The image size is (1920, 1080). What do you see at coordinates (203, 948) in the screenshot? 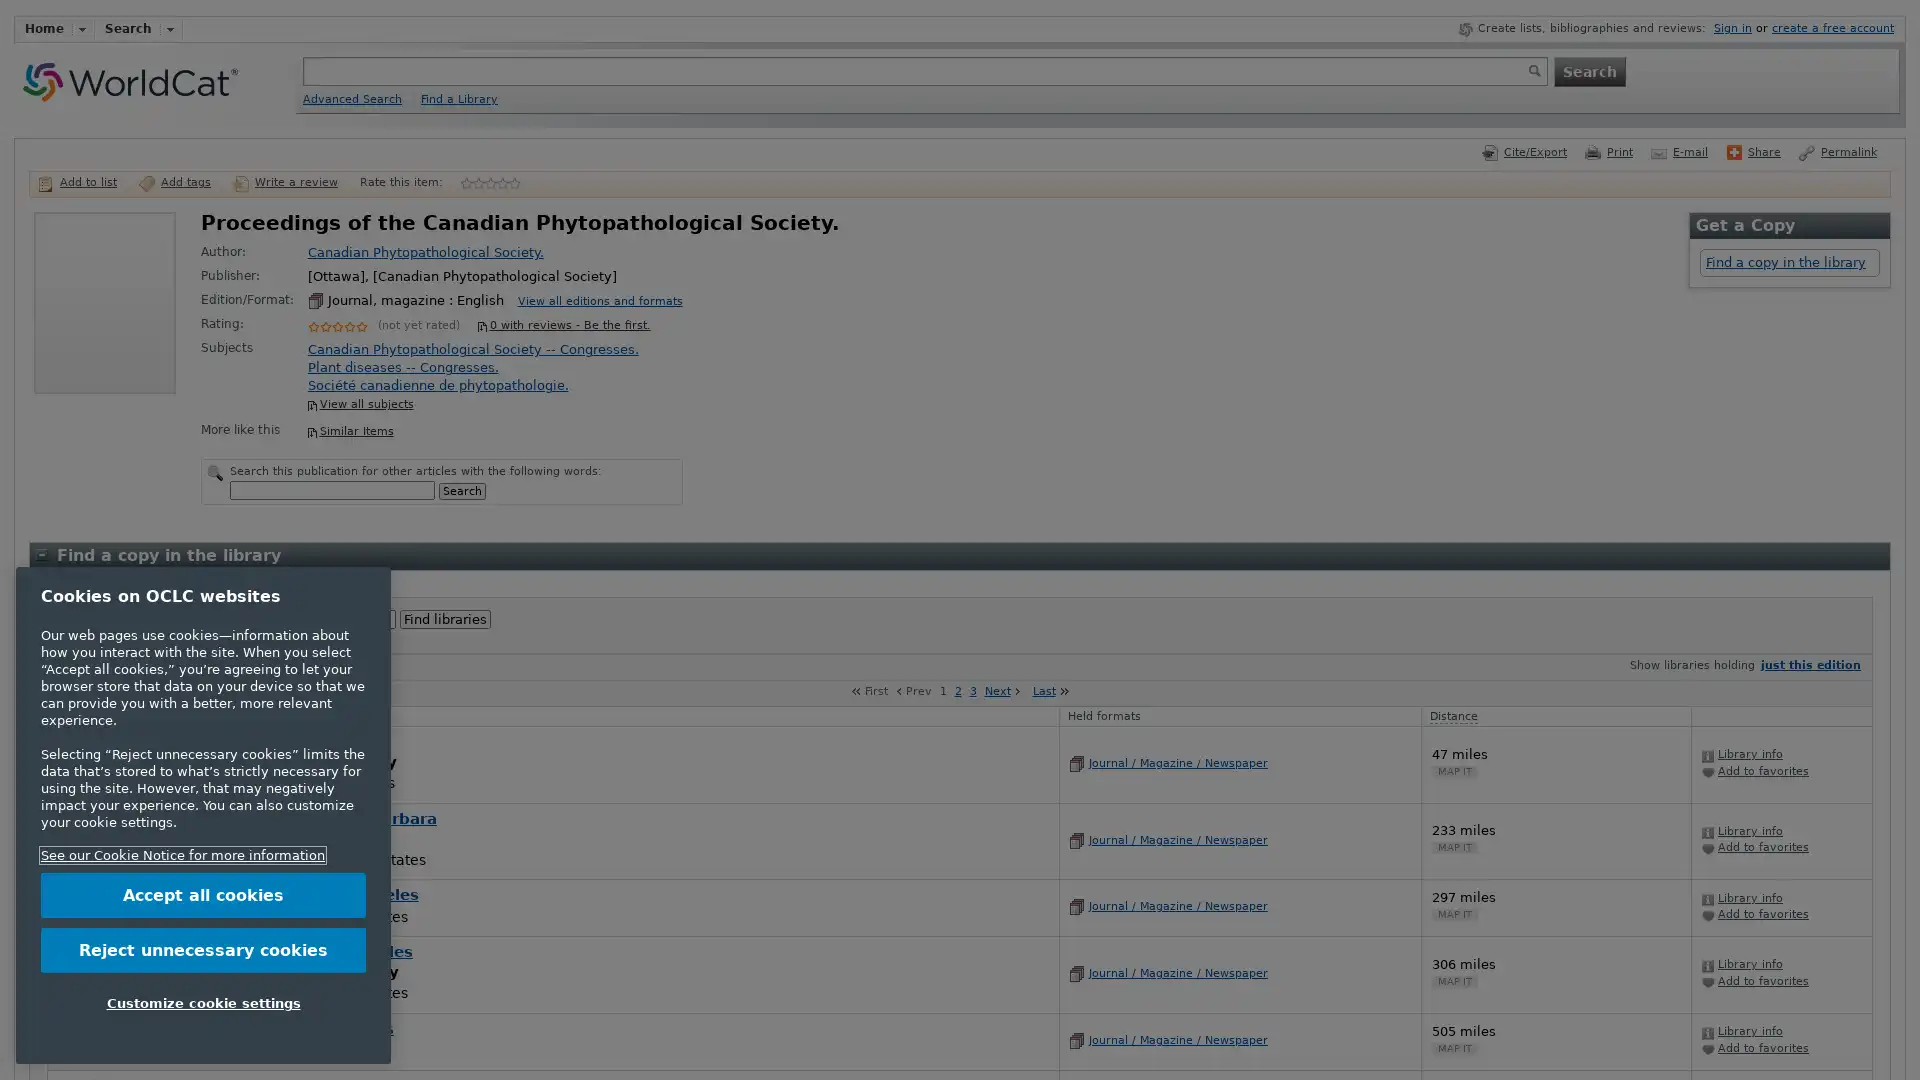
I see `Reject unnecessary cookies` at bounding box center [203, 948].